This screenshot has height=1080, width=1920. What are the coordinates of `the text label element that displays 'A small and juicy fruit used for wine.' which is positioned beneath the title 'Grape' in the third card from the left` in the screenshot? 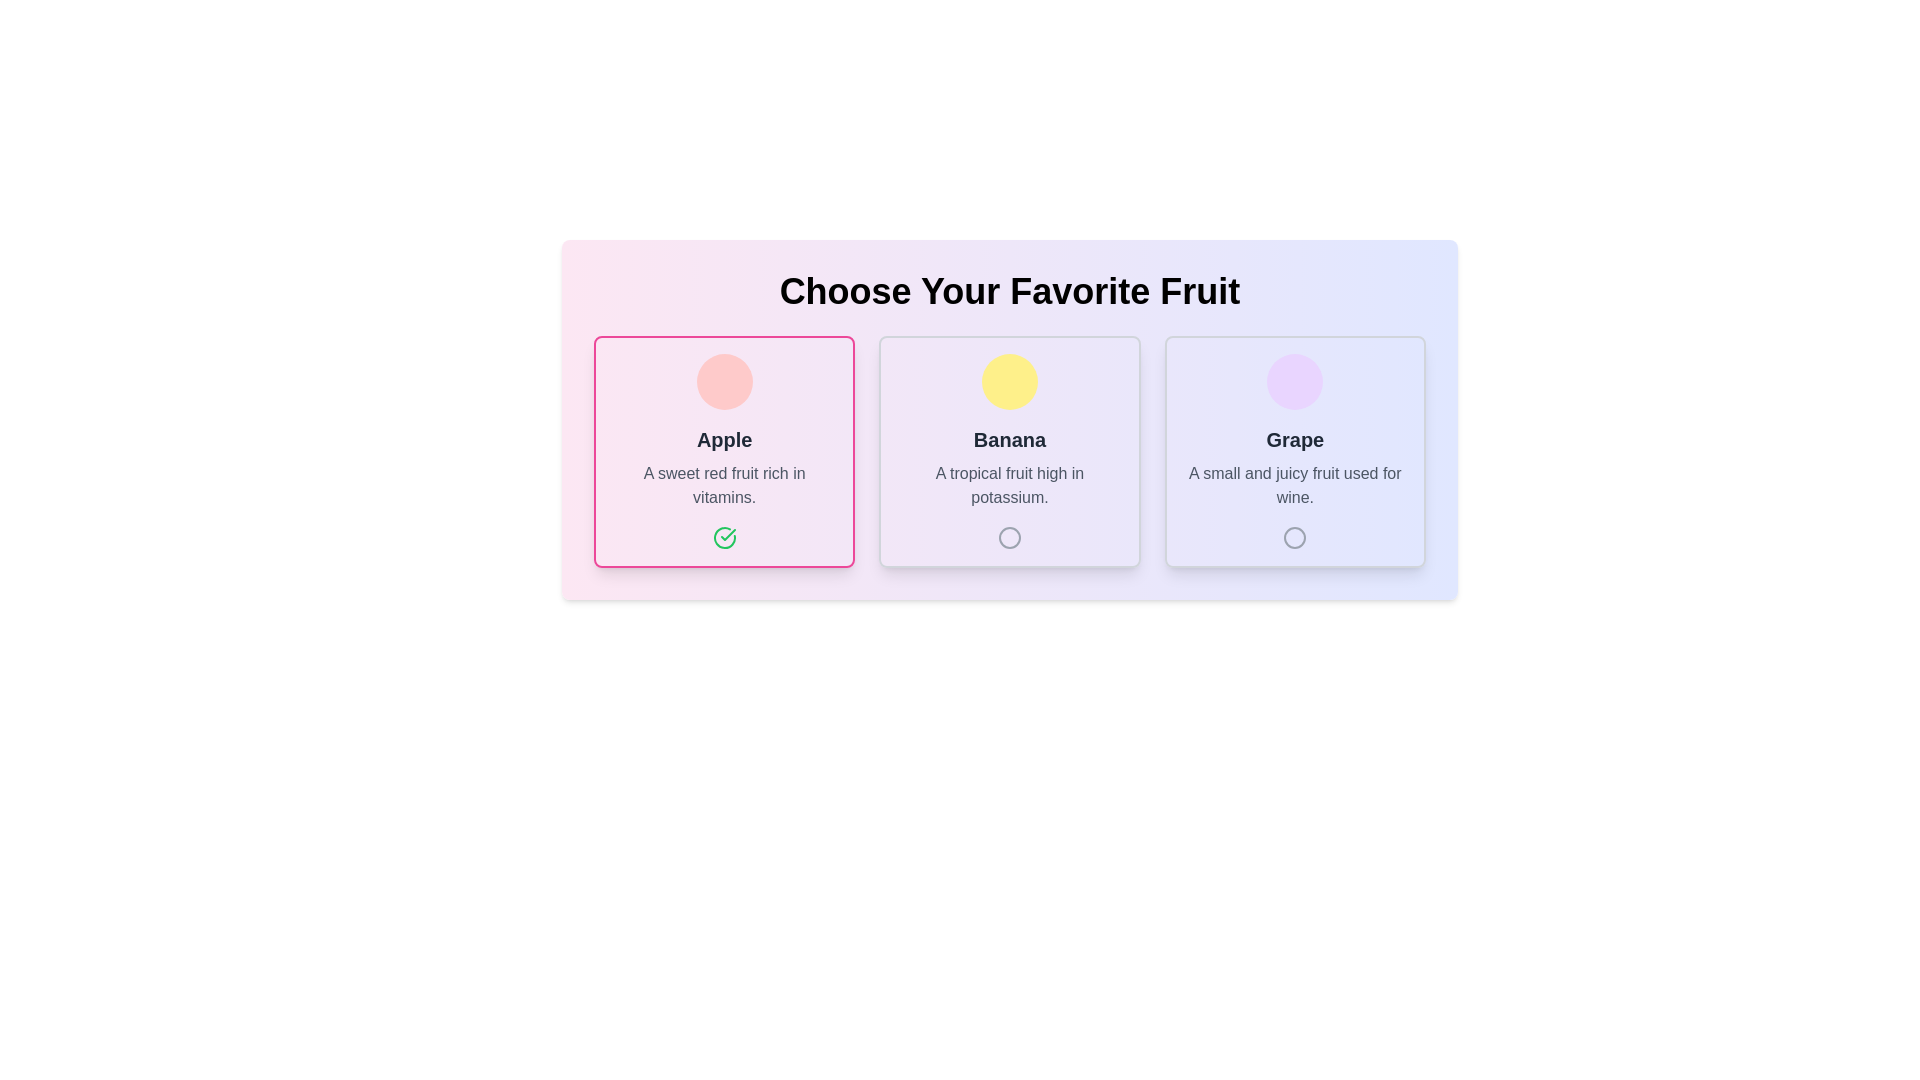 It's located at (1295, 486).